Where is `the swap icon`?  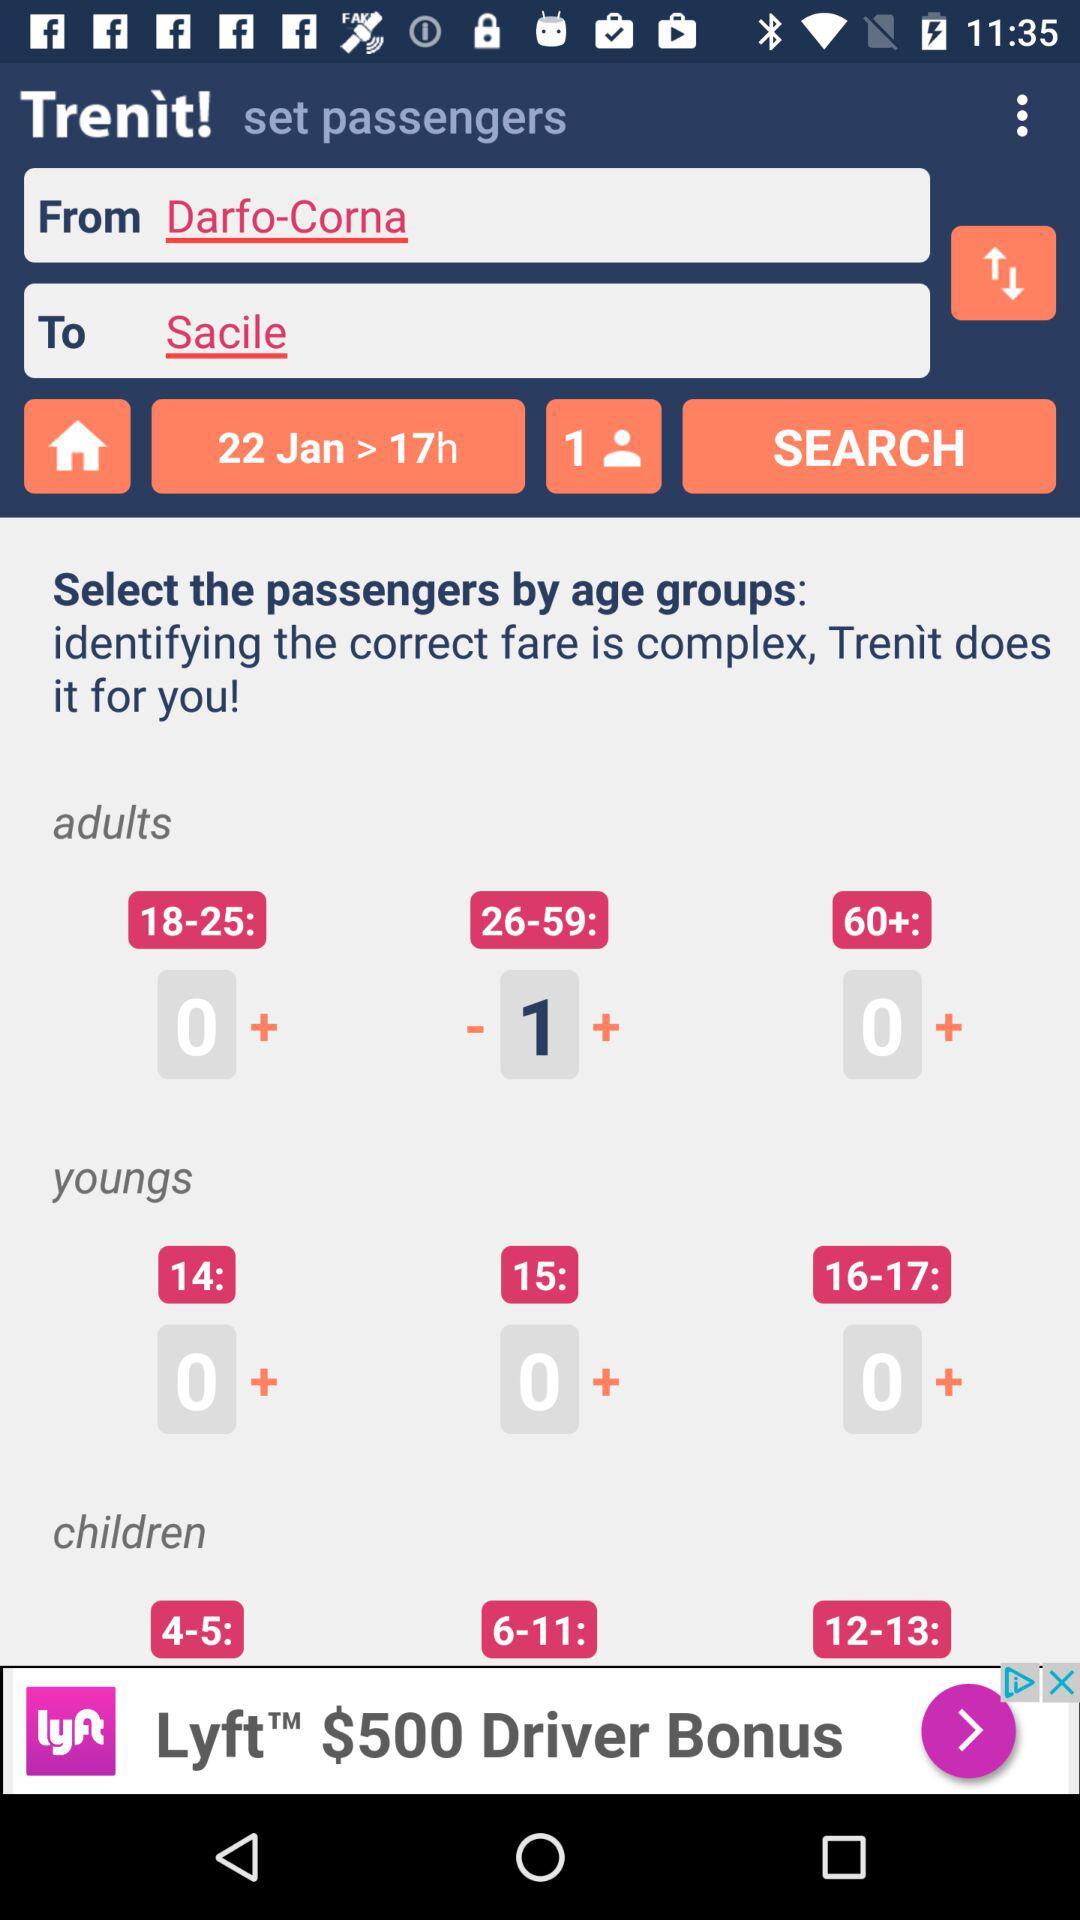
the swap icon is located at coordinates (1003, 272).